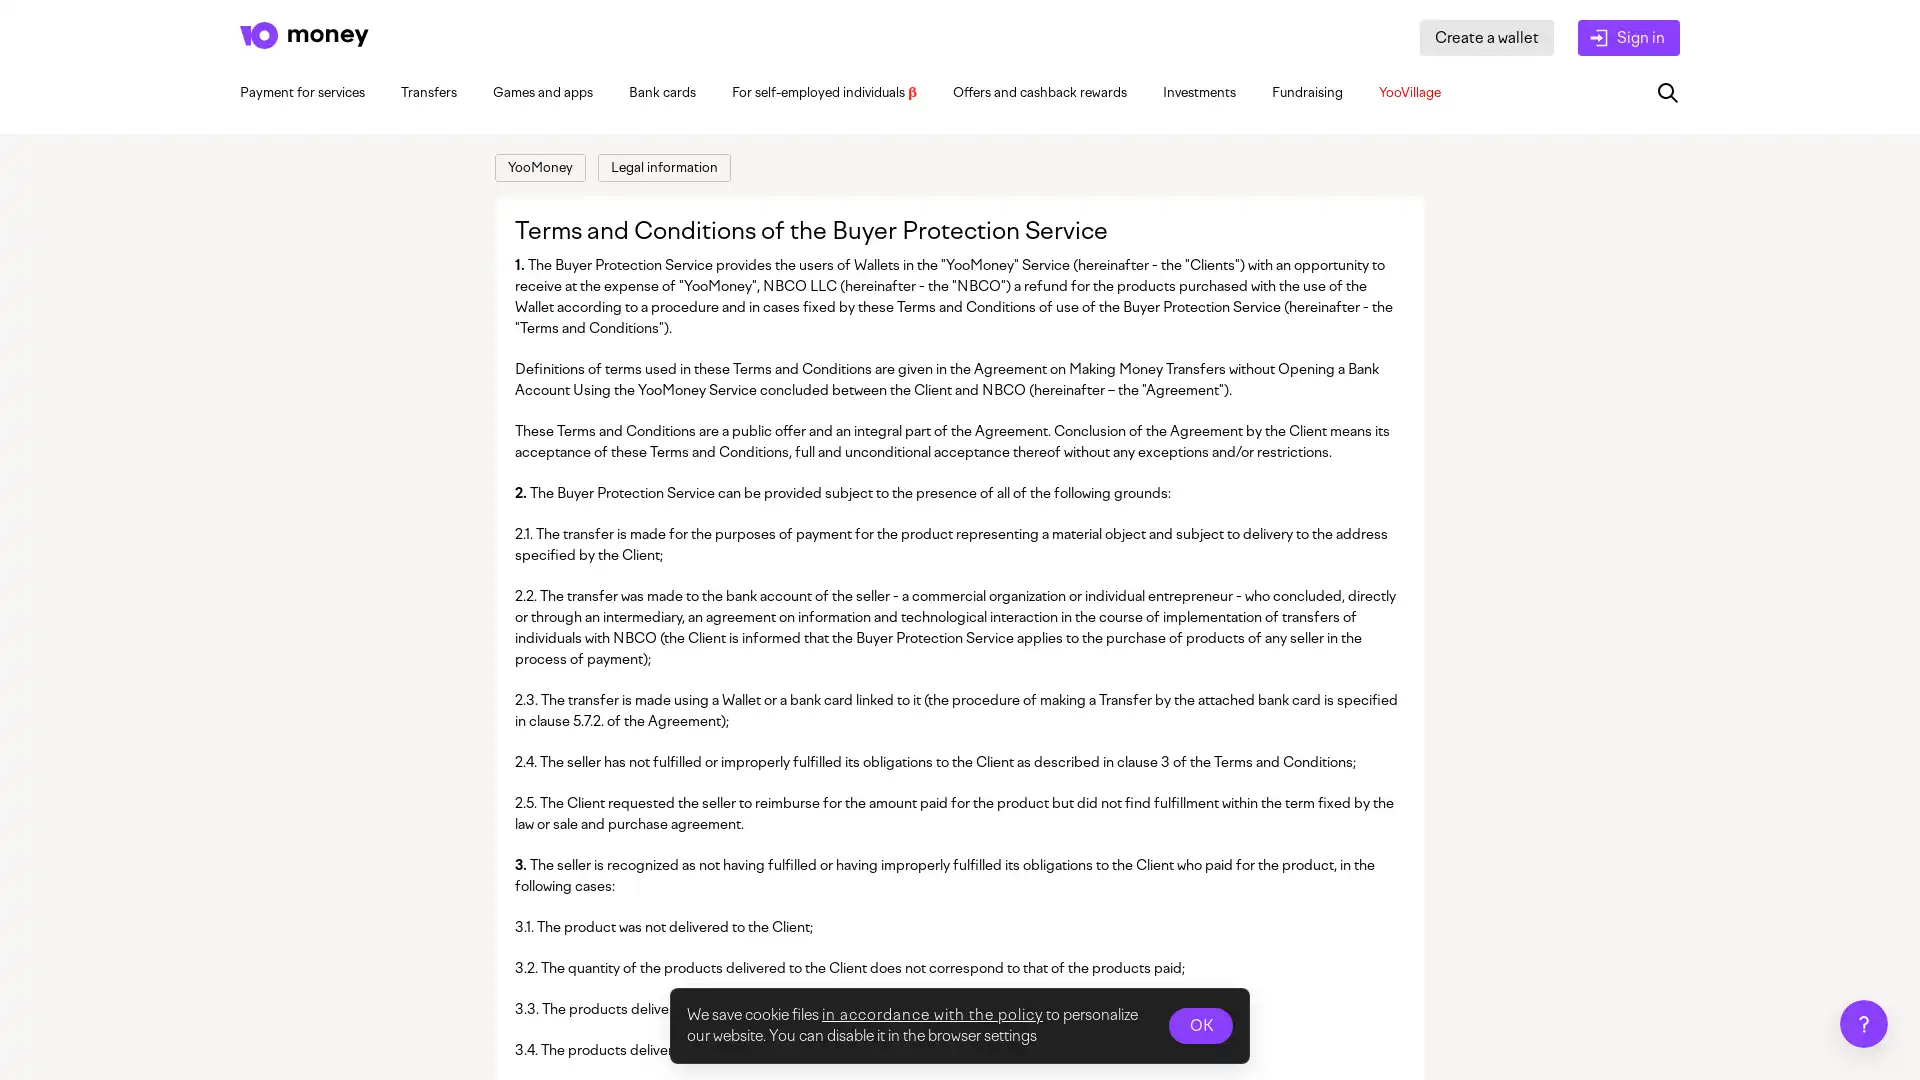 This screenshot has height=1080, width=1920. I want to click on OK, so click(1200, 1026).